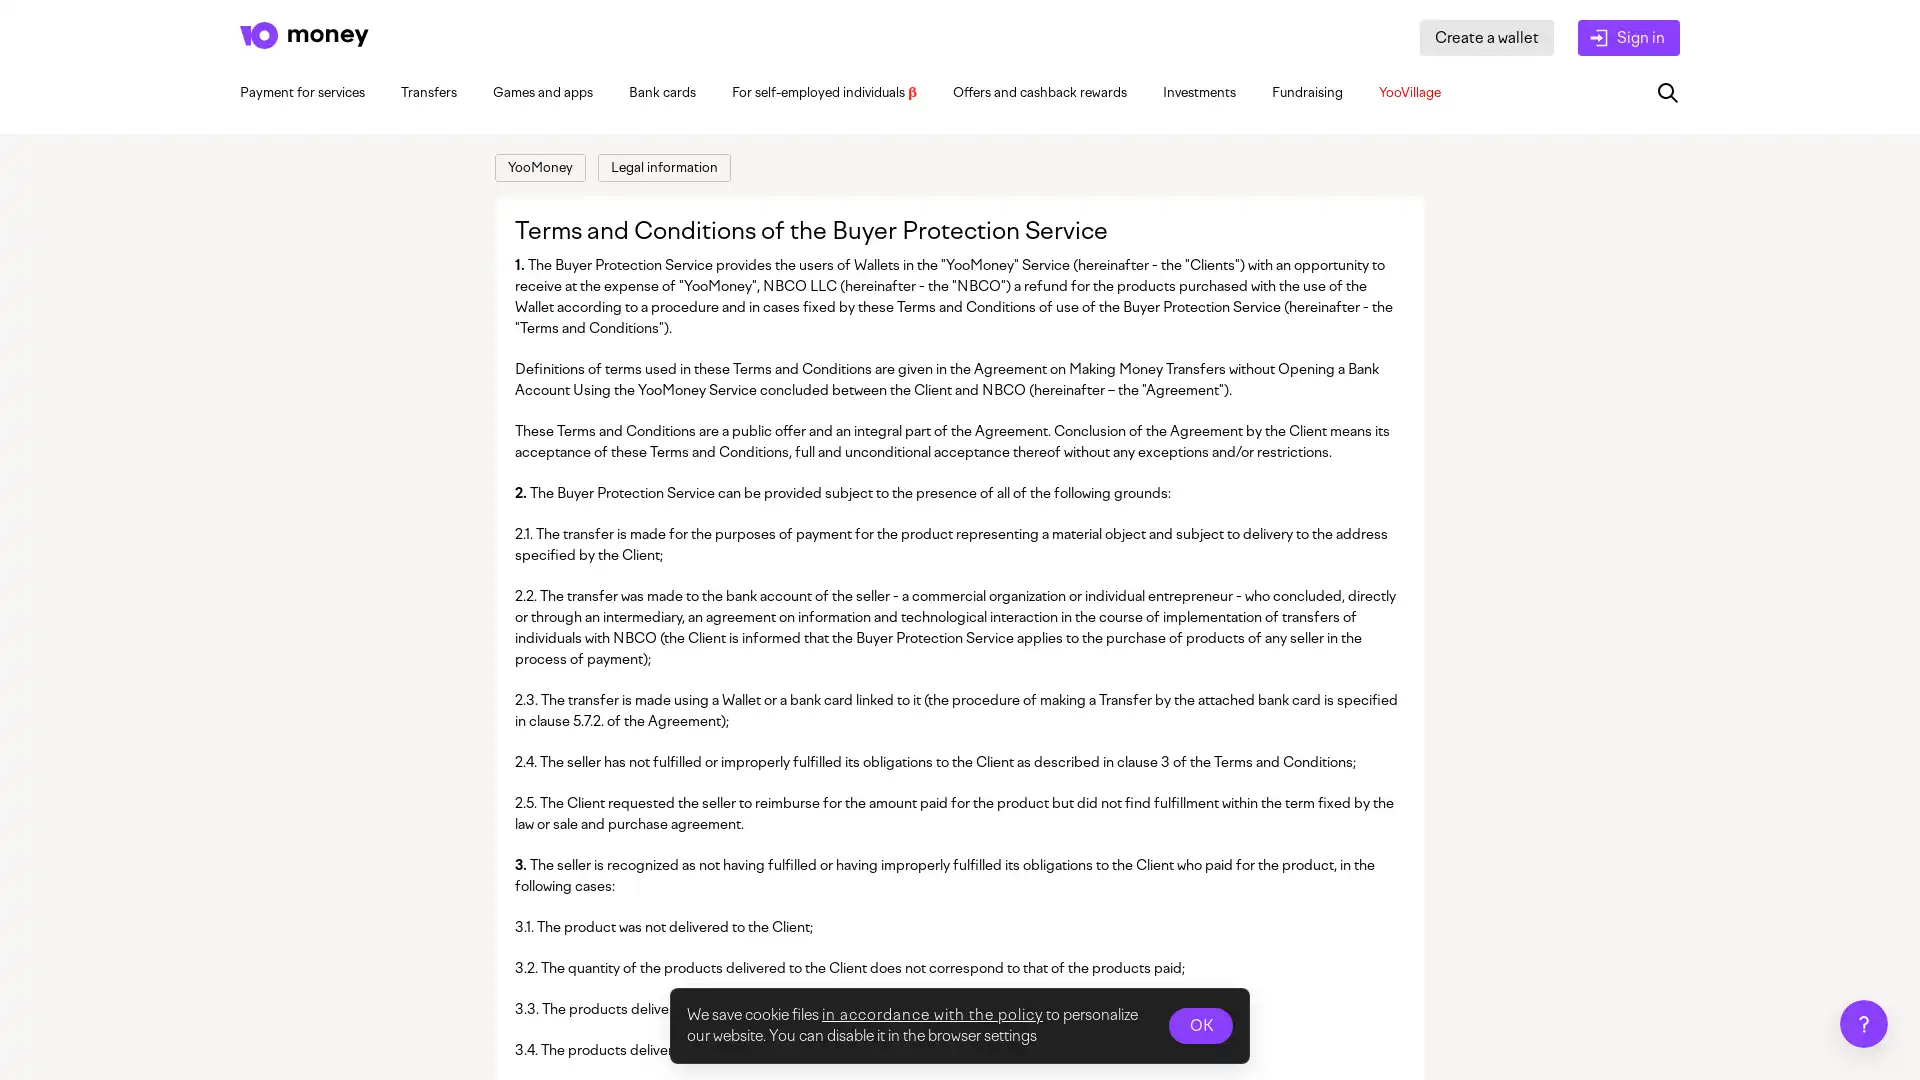 This screenshot has height=1080, width=1920. I want to click on OK, so click(1200, 1026).